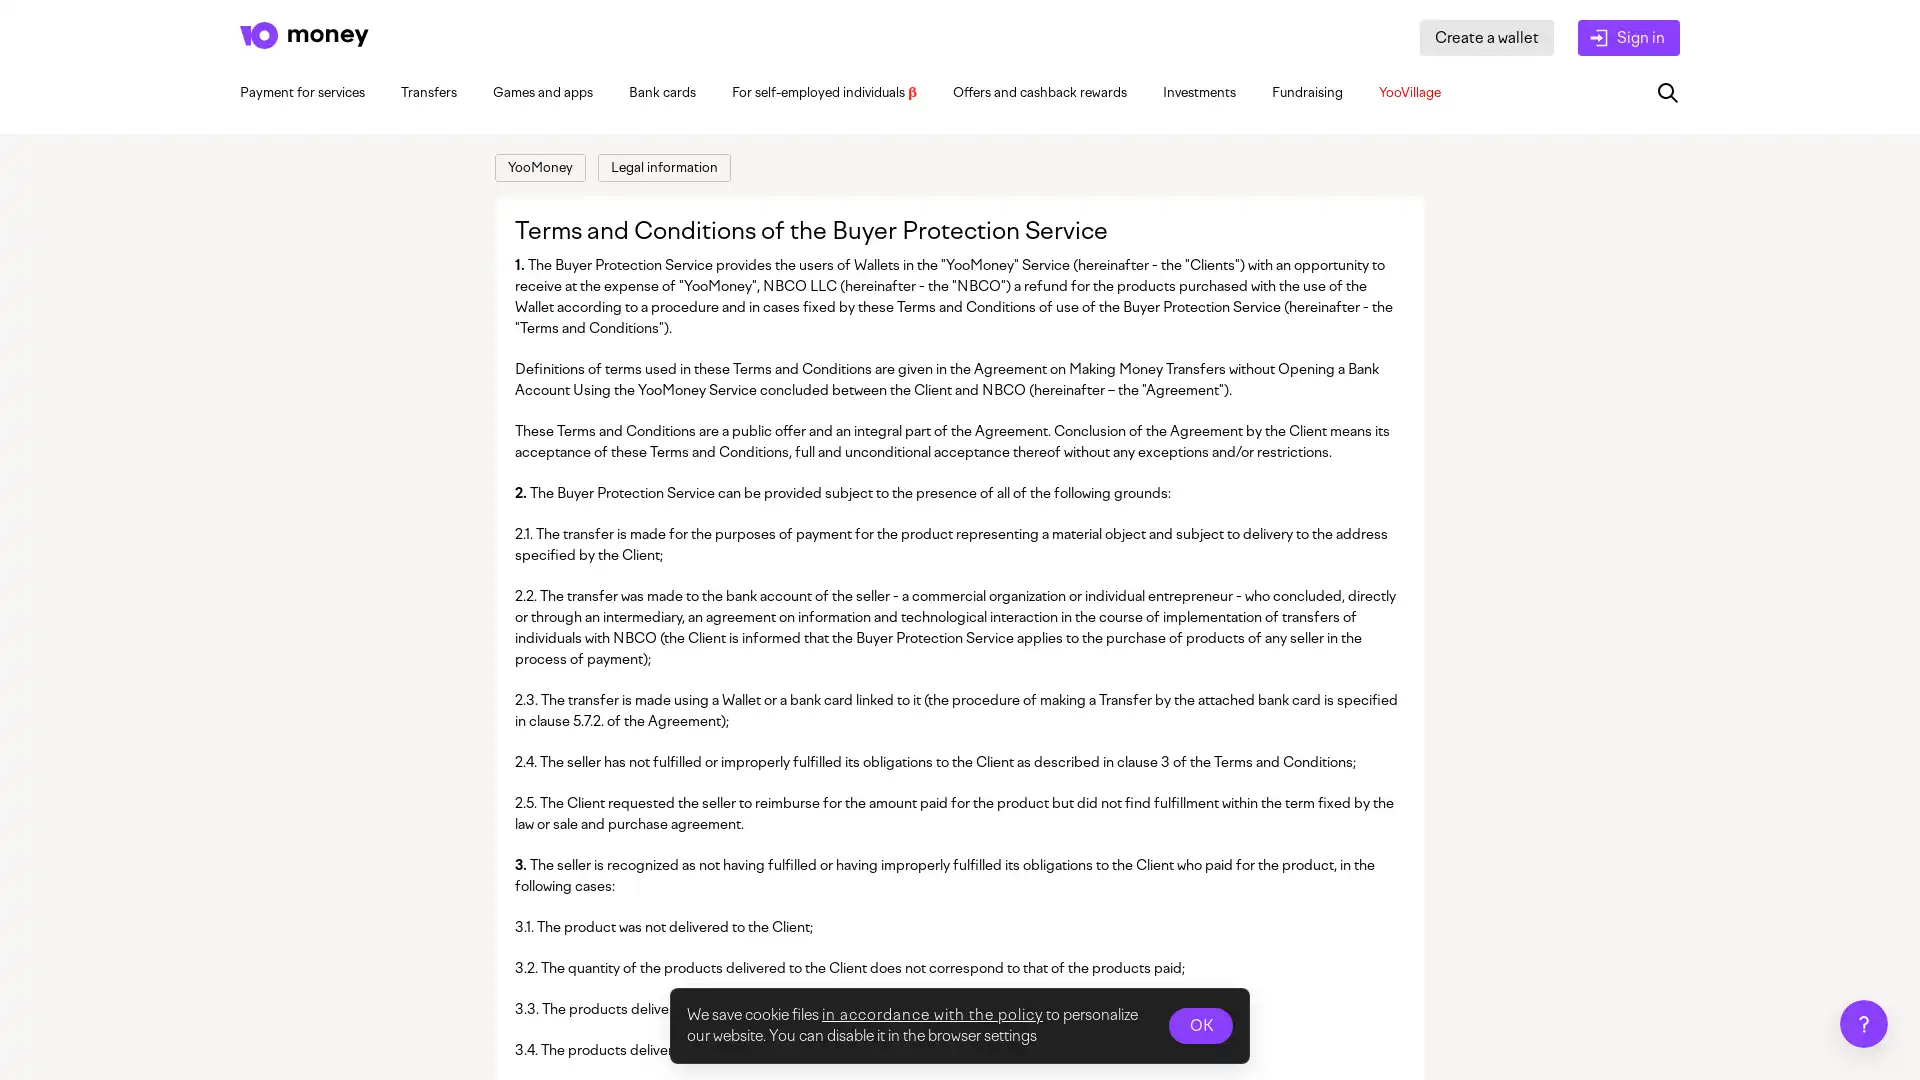 This screenshot has height=1080, width=1920. I want to click on OK, so click(1200, 1026).